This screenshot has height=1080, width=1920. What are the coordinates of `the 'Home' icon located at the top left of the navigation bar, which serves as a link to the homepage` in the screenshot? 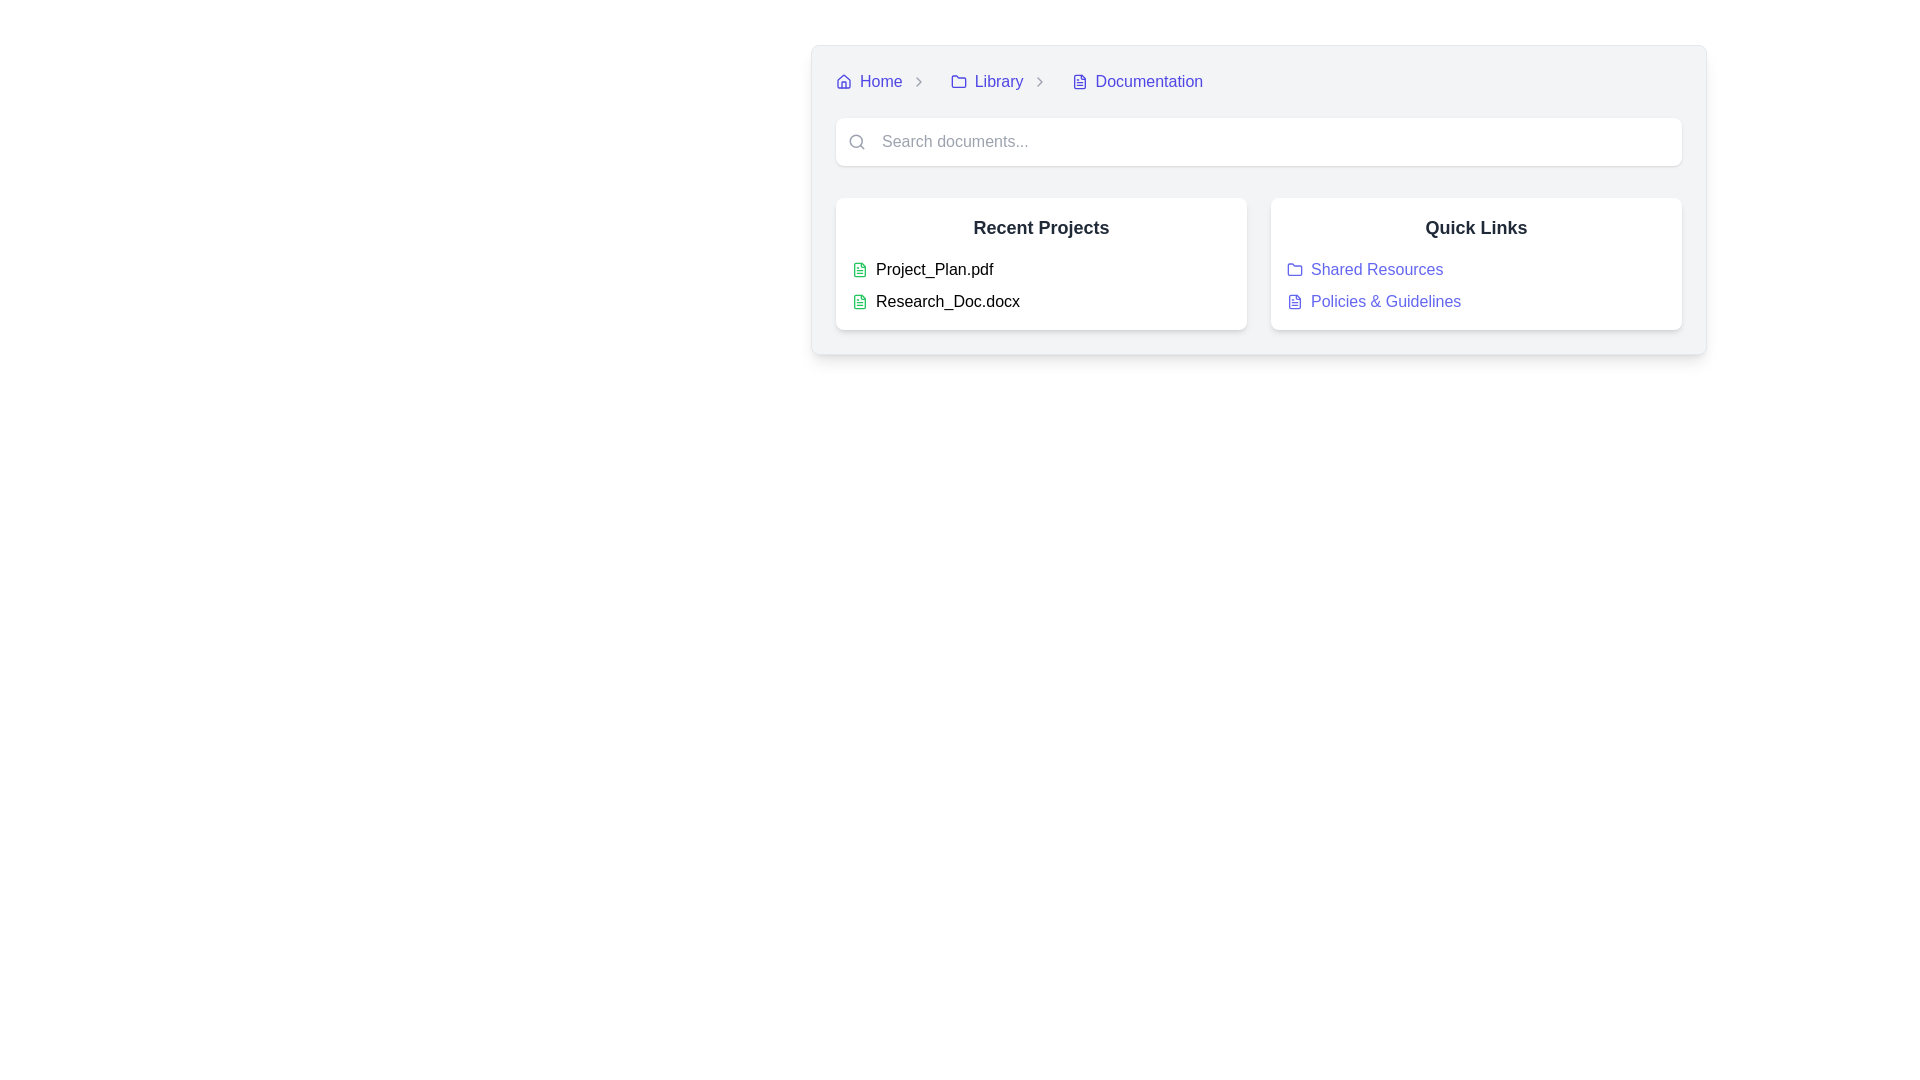 It's located at (844, 80).